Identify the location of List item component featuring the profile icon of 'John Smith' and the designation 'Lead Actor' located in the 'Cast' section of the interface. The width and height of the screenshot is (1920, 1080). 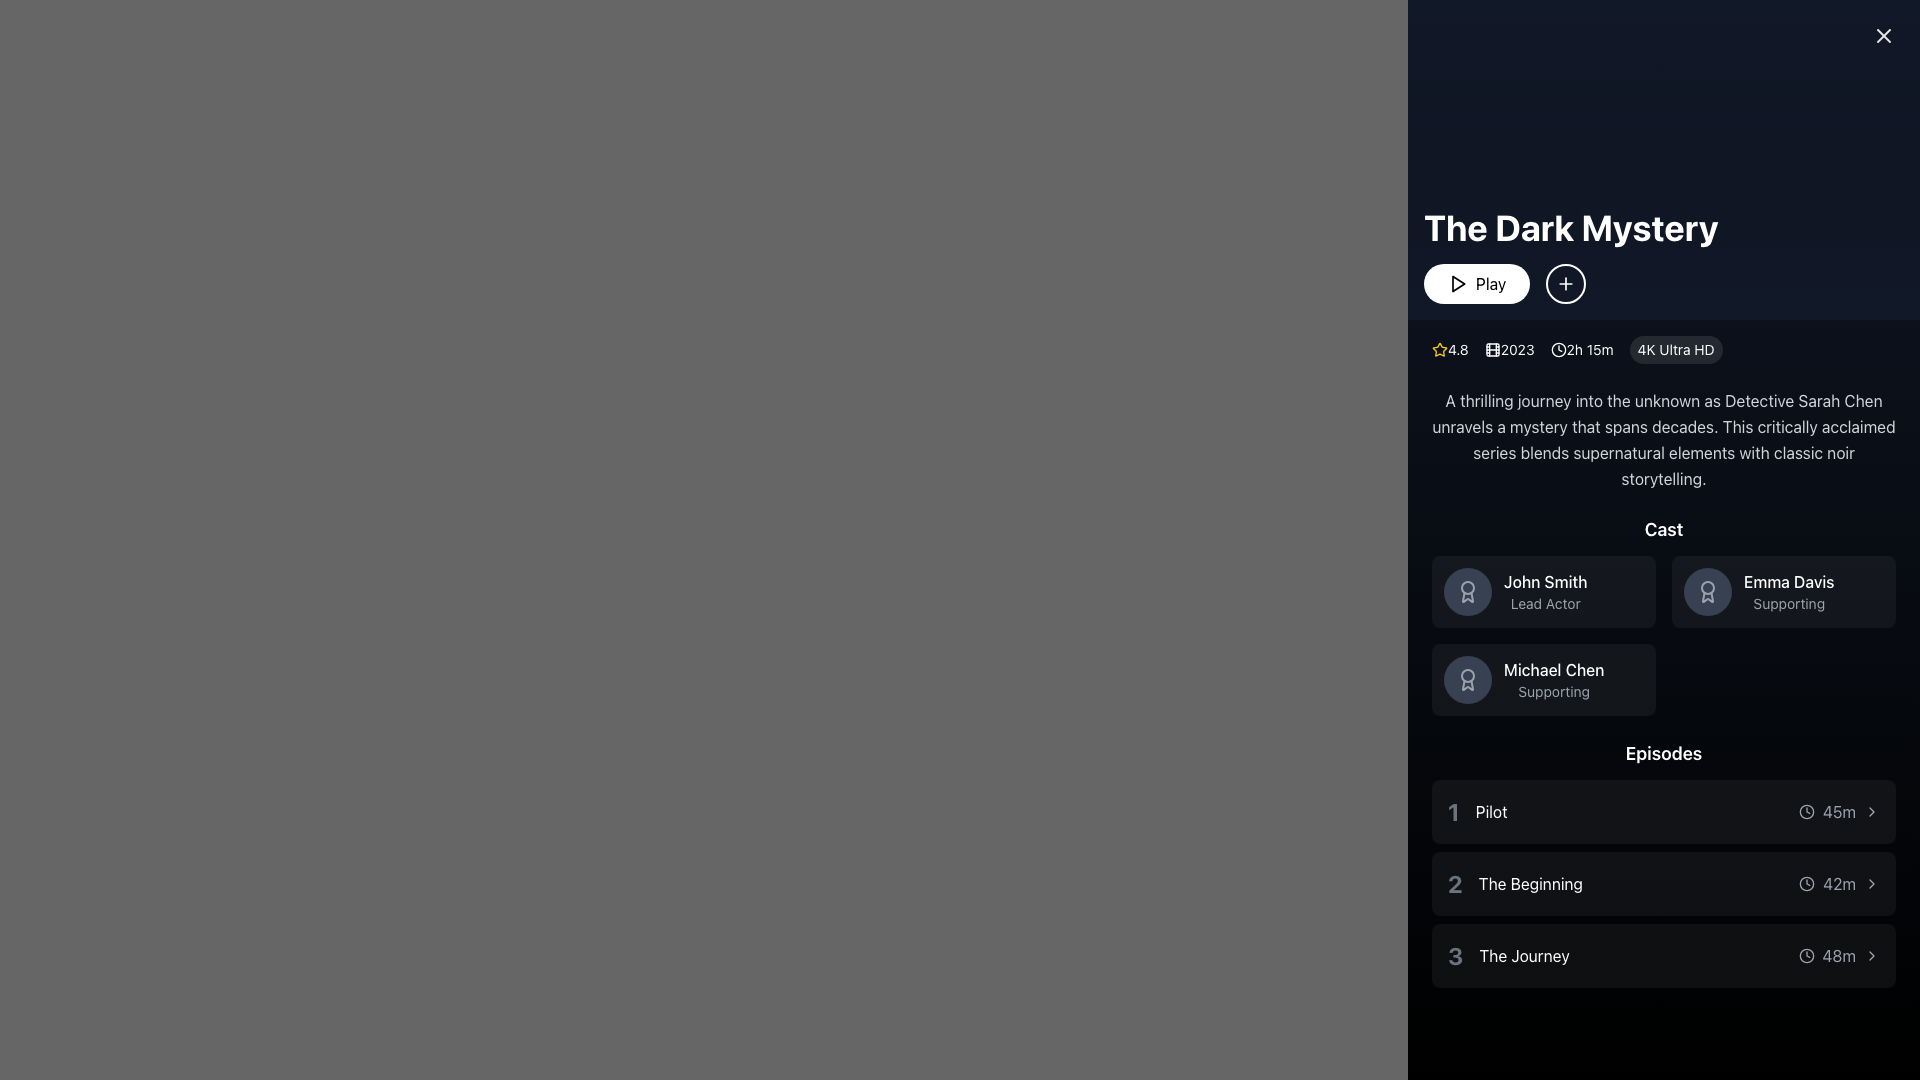
(1543, 590).